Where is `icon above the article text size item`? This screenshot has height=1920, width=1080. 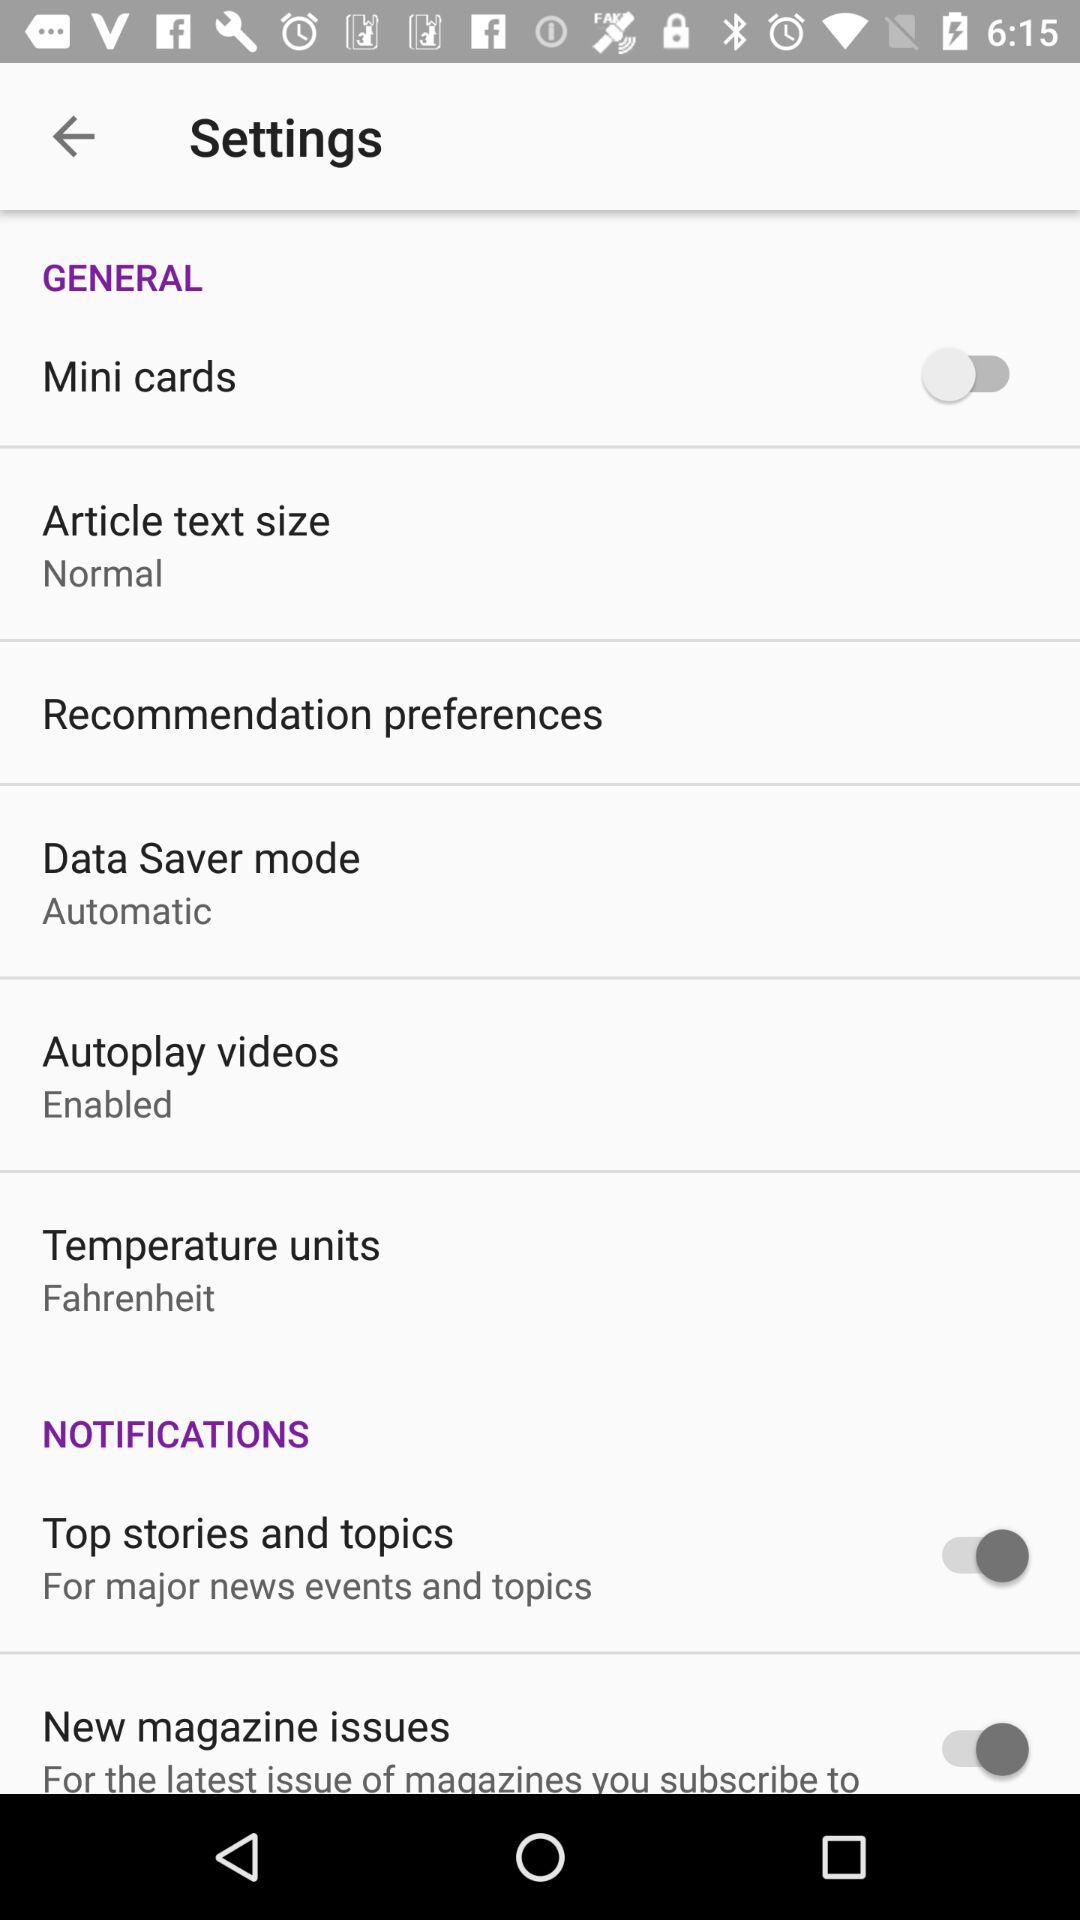
icon above the article text size item is located at coordinates (138, 374).